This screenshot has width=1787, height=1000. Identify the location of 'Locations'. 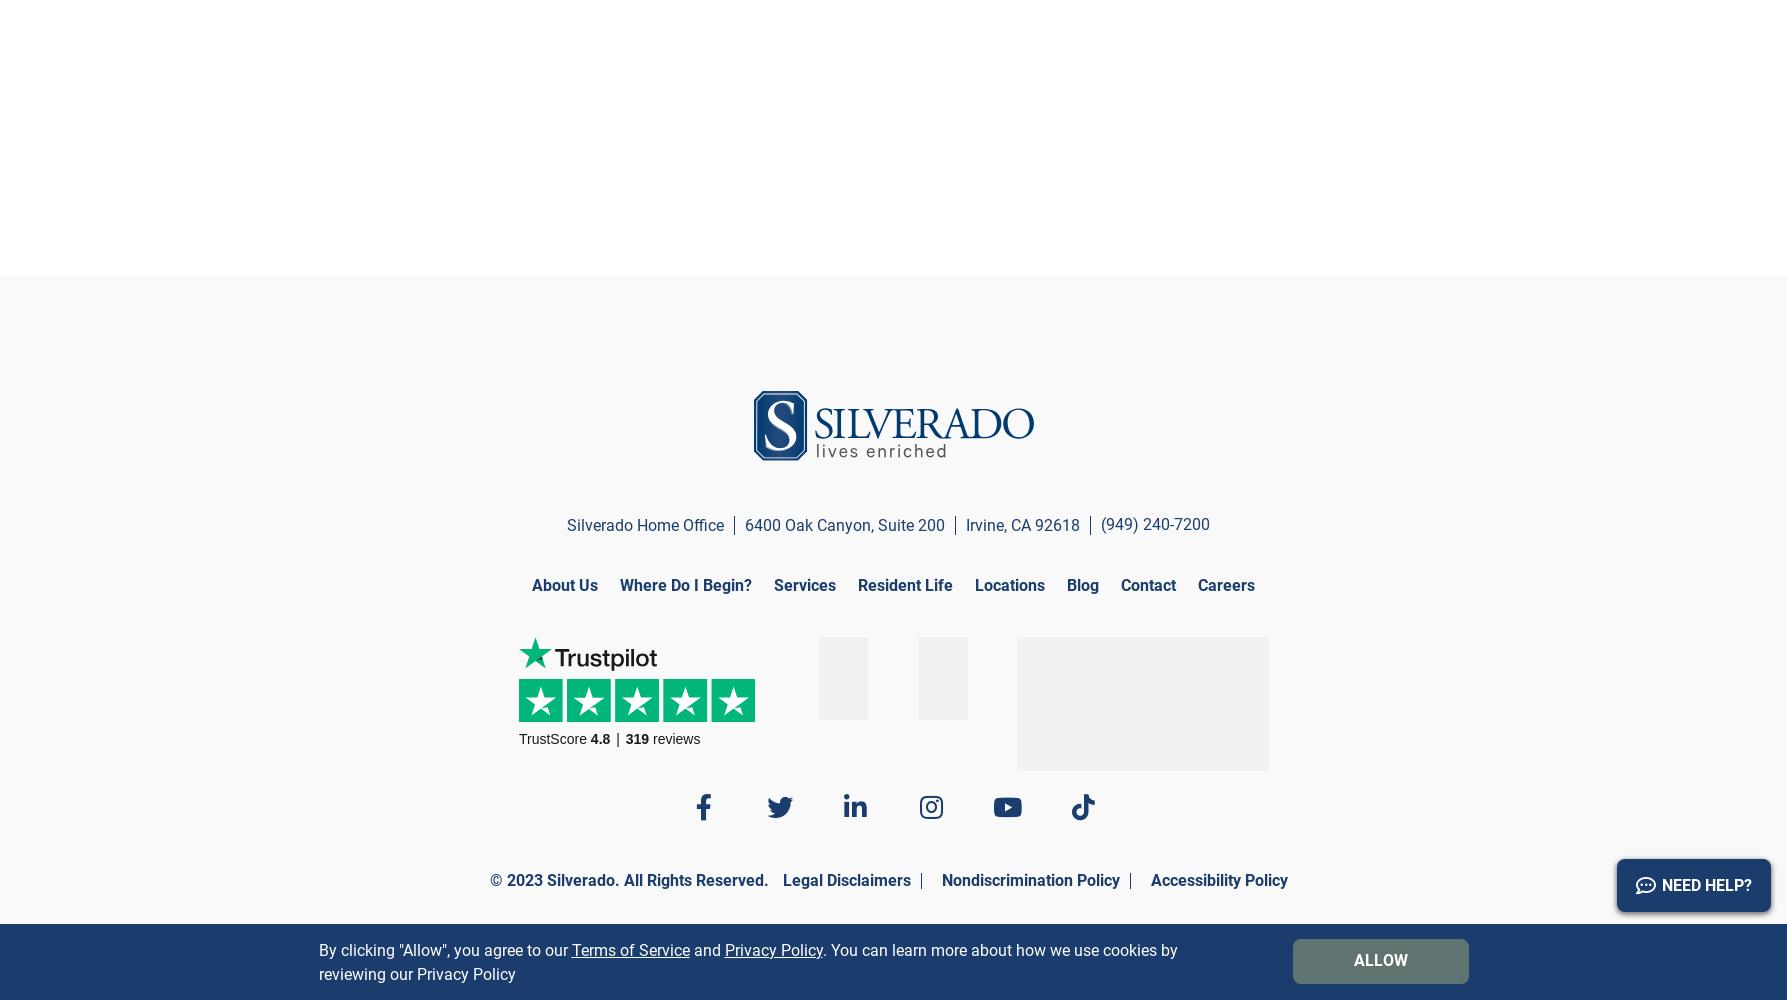
(973, 584).